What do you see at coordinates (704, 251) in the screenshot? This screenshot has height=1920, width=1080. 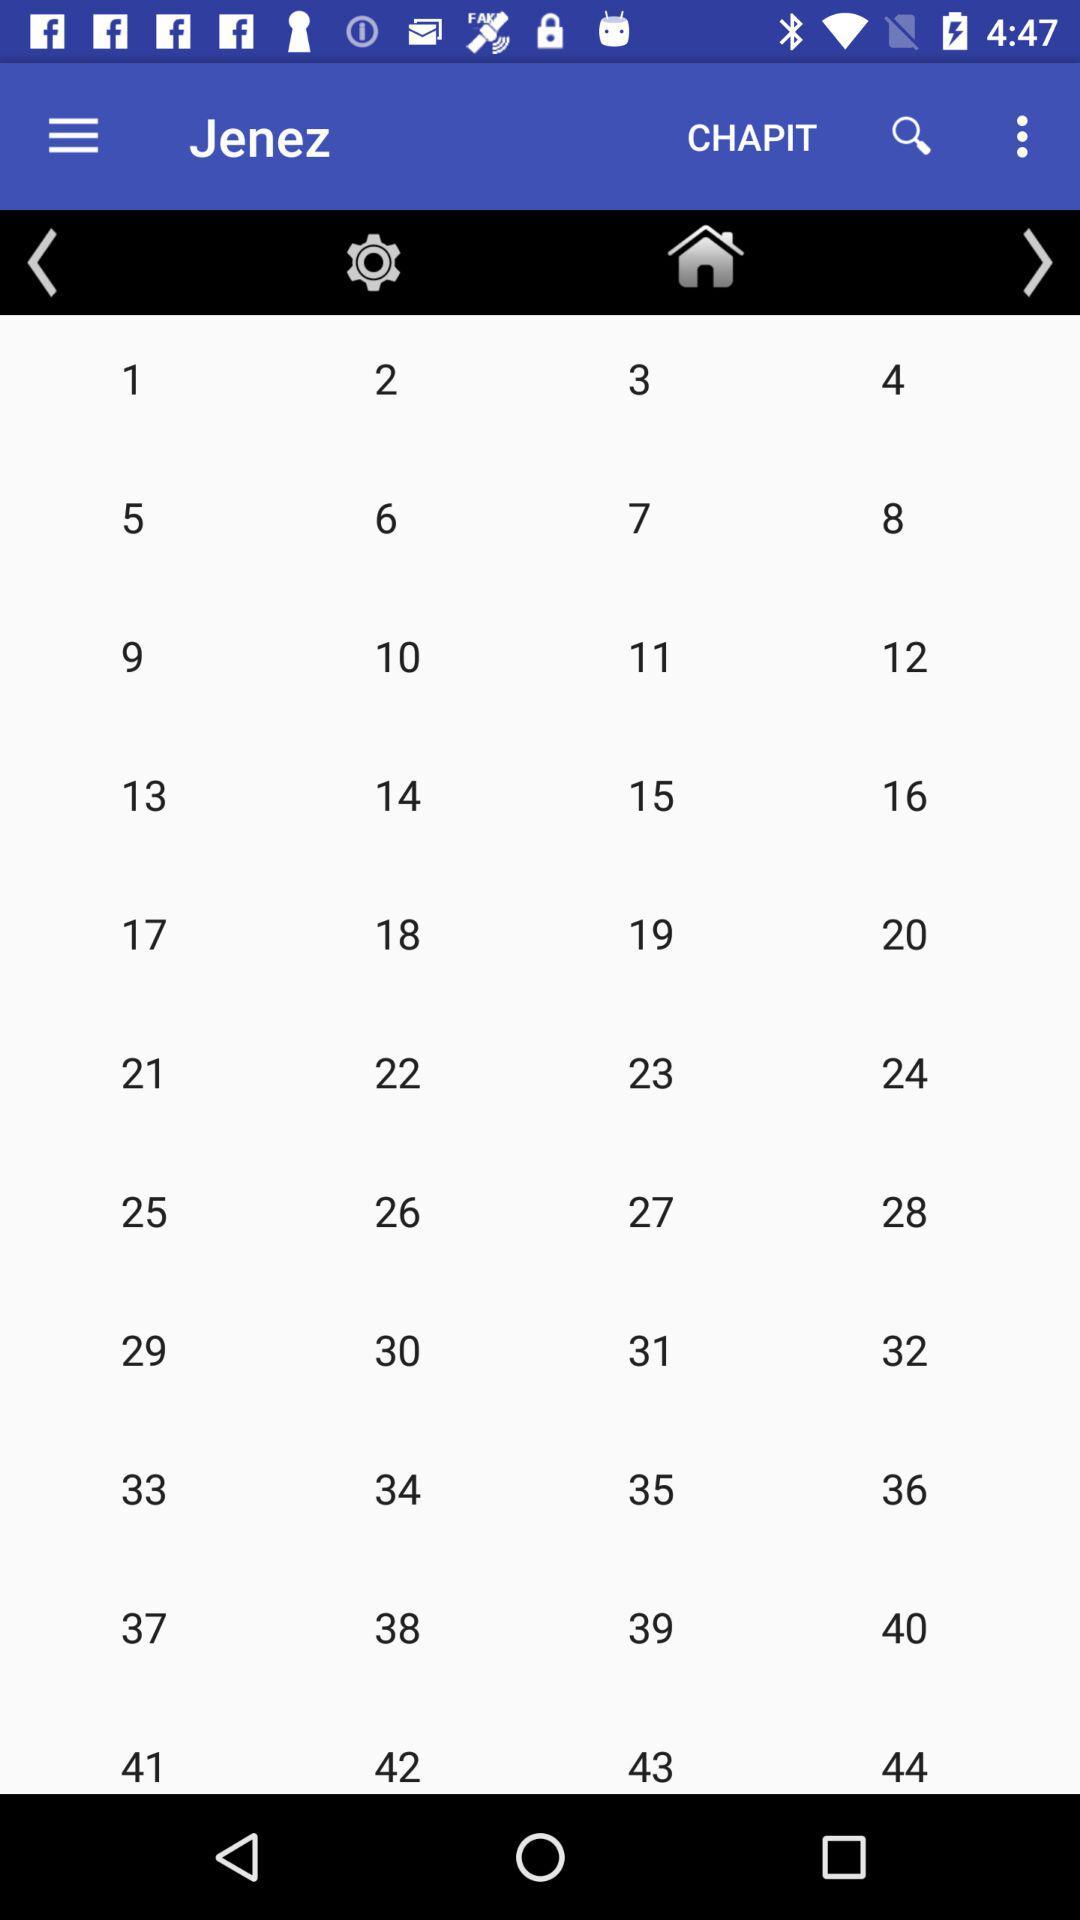 I see `the home button below chapit` at bounding box center [704, 251].